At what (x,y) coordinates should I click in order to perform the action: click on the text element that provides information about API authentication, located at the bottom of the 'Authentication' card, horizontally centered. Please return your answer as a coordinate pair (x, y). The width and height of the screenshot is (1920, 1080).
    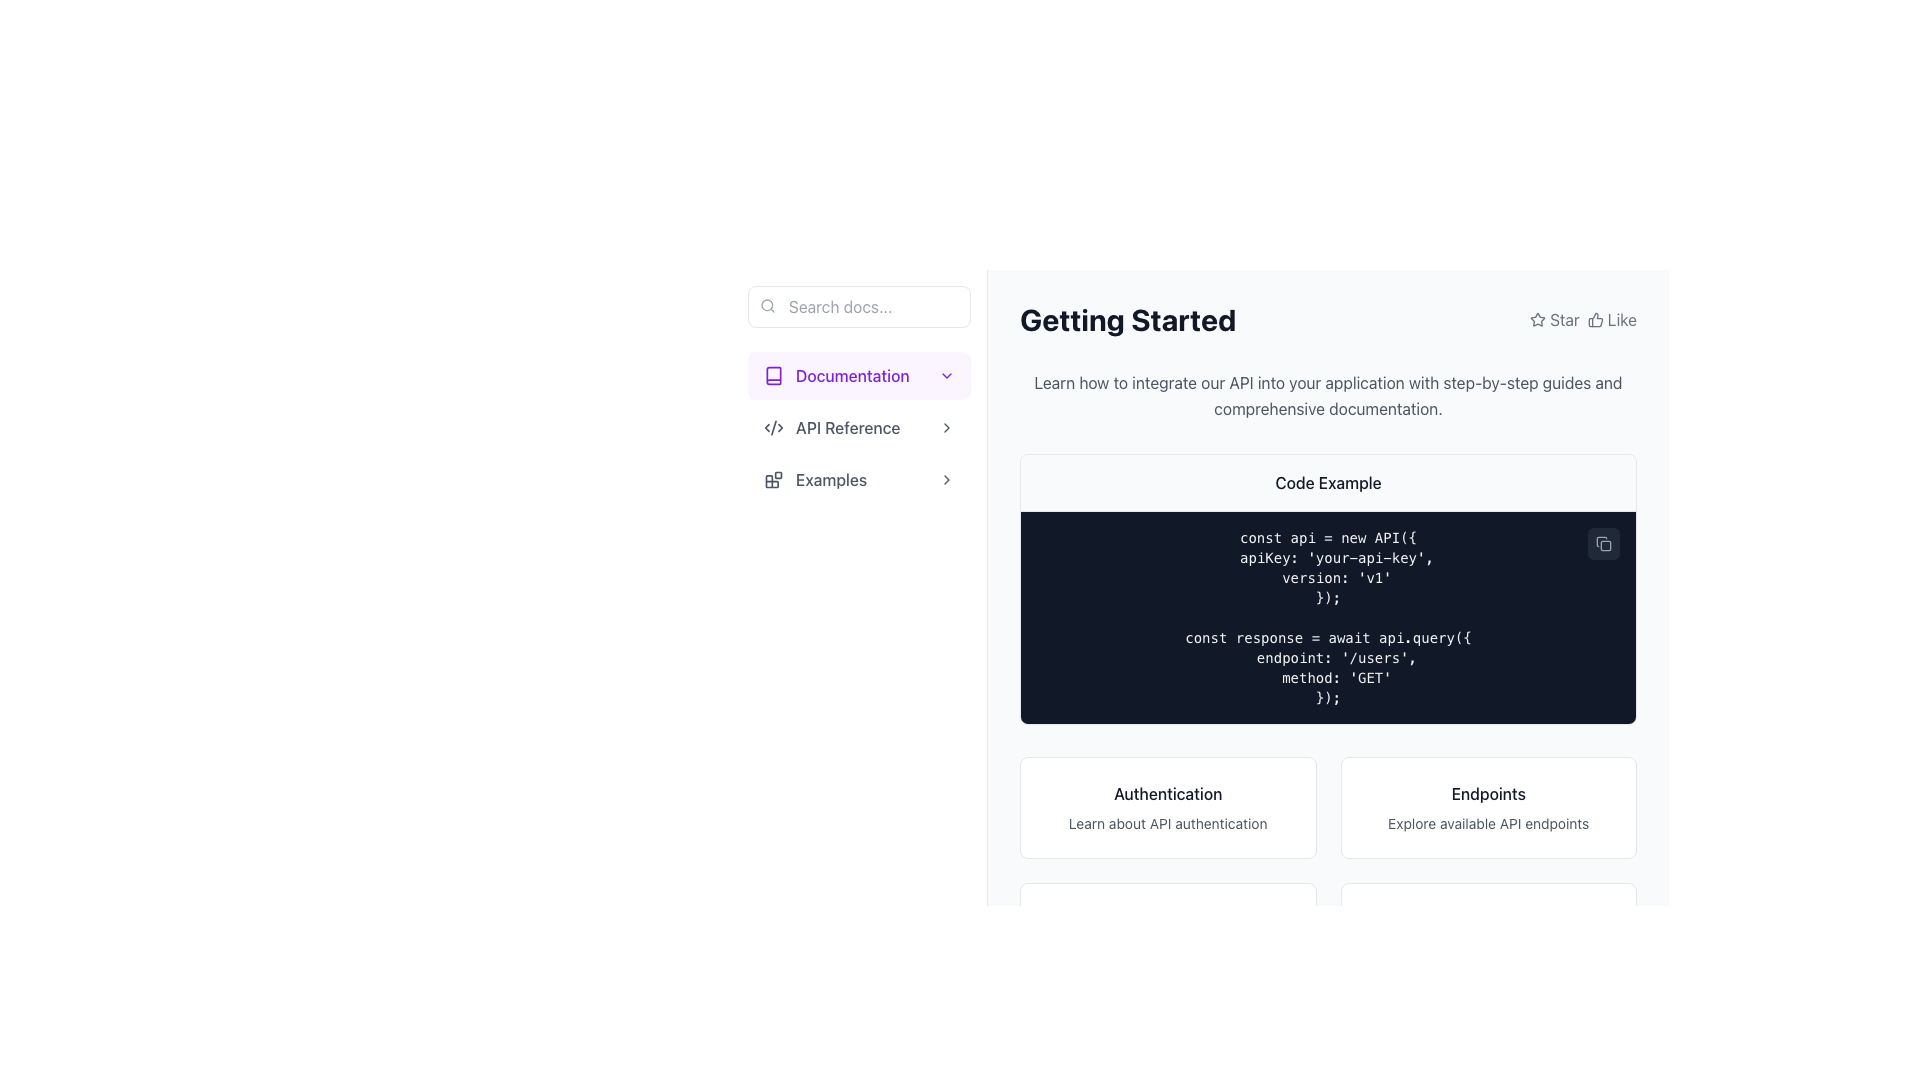
    Looking at the image, I should click on (1168, 824).